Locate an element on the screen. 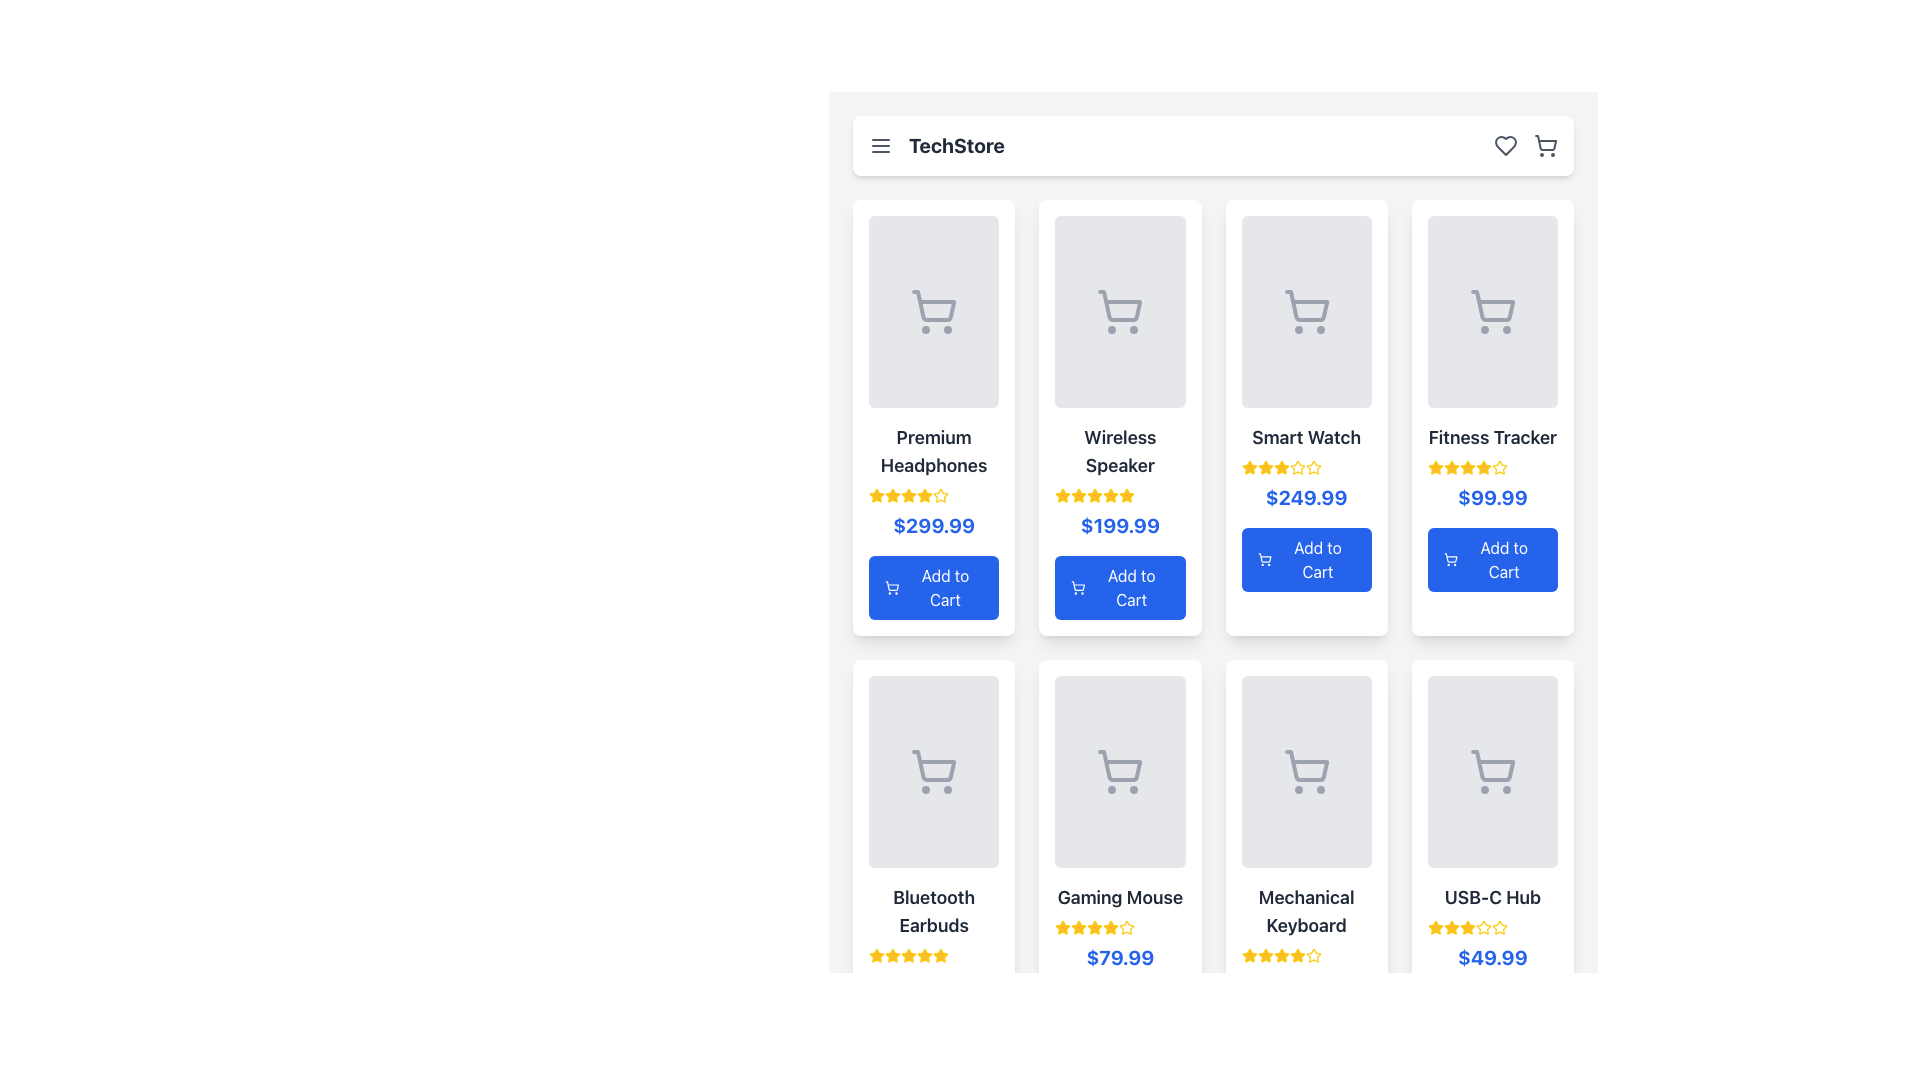 This screenshot has width=1920, height=1080. the cumulative rating represented by the star icons in the rating indicator located below the 'USB-C Hub' title and above the price text '$49.99' is located at coordinates (1492, 928).